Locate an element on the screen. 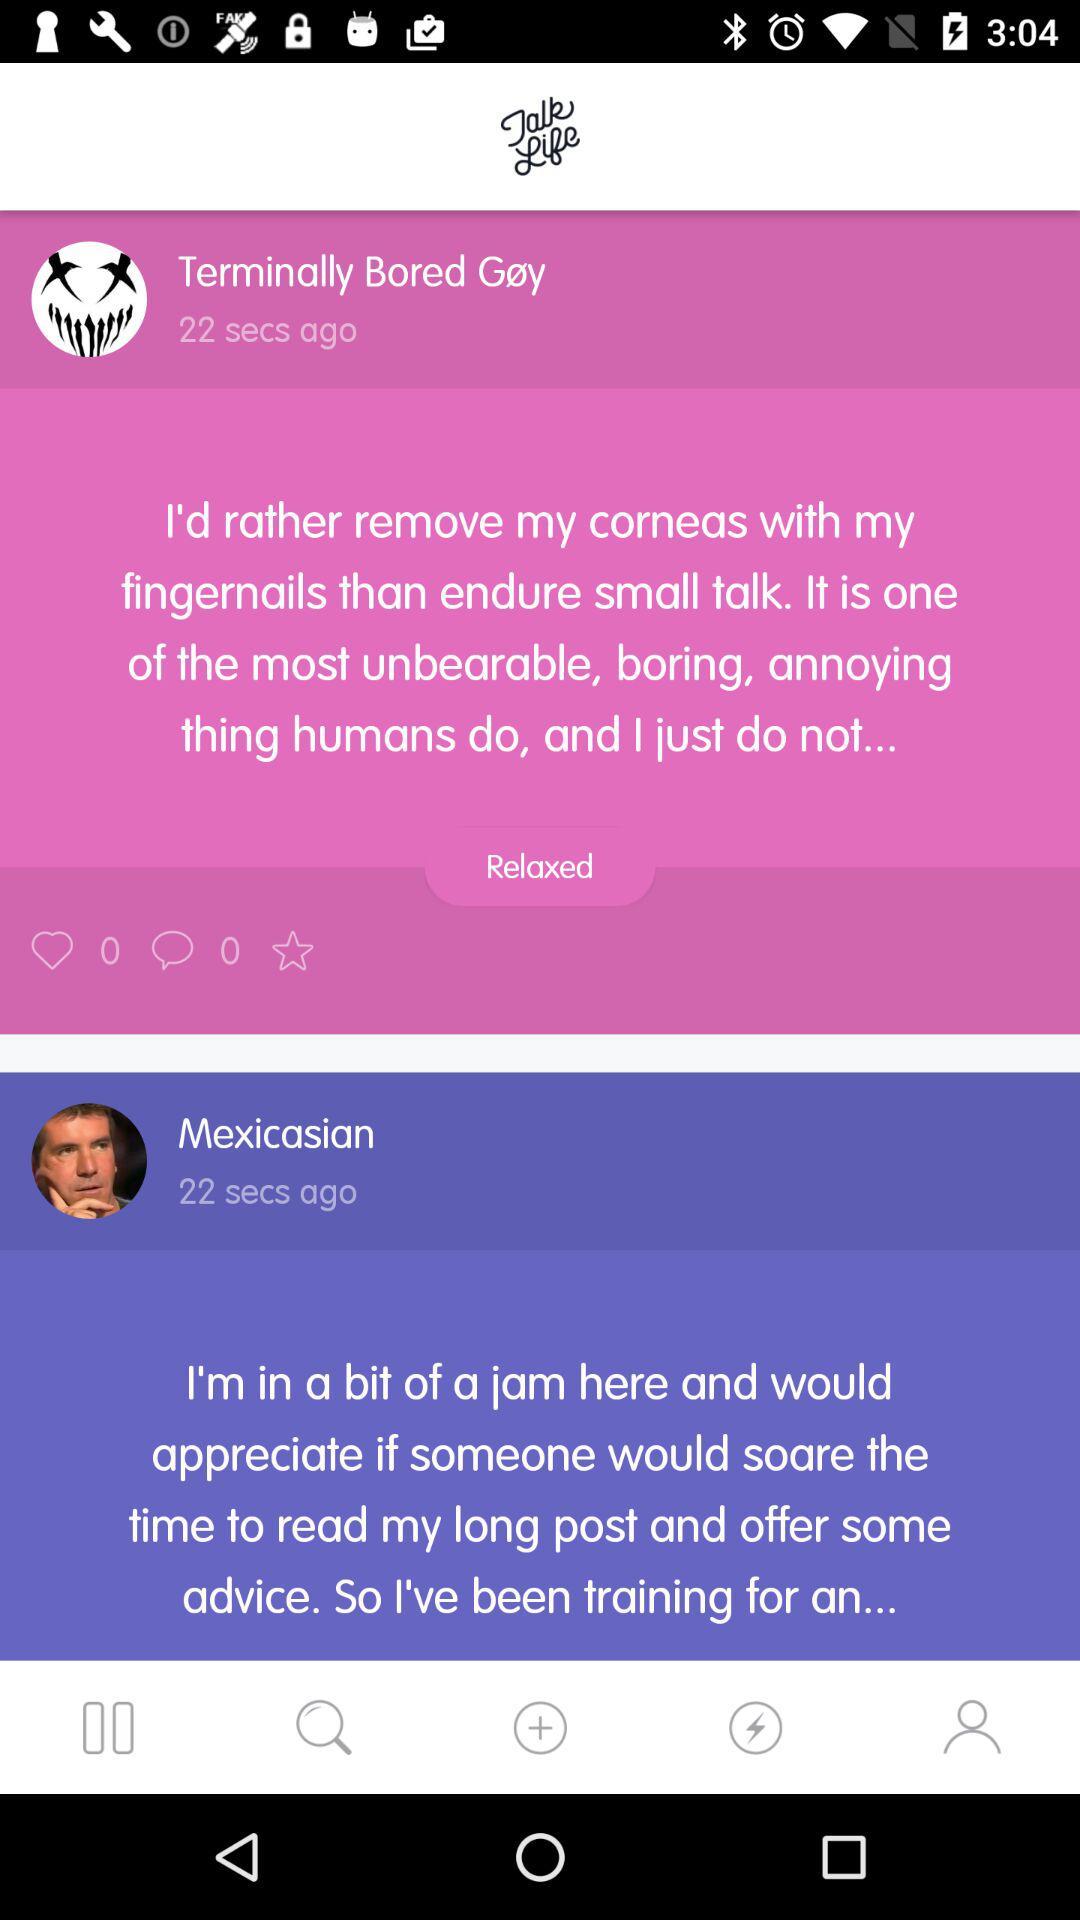 This screenshot has width=1080, height=1920. crazy scary cartoon smily face is located at coordinates (88, 298).